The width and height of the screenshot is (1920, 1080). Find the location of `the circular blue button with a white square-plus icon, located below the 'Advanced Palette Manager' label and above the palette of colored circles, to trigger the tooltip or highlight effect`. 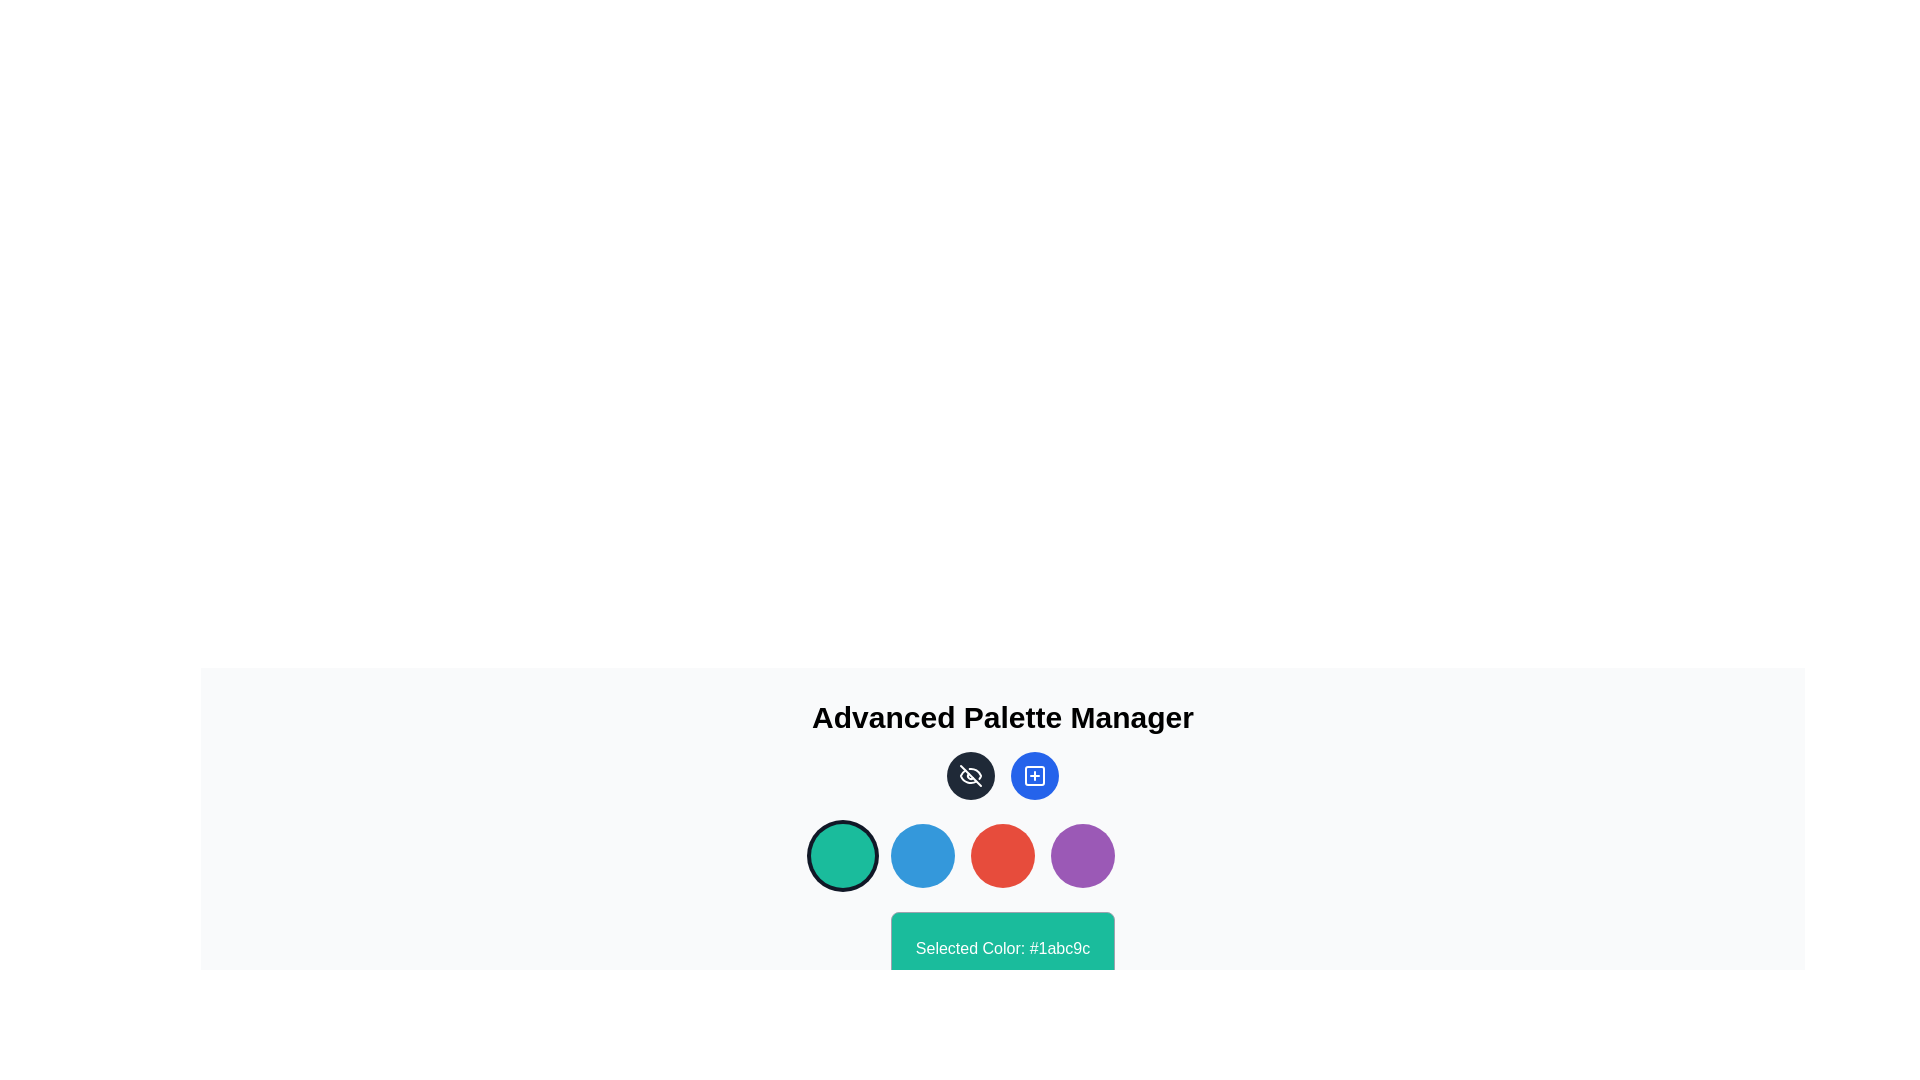

the circular blue button with a white square-plus icon, located below the 'Advanced Palette Manager' label and above the palette of colored circles, to trigger the tooltip or highlight effect is located at coordinates (1035, 774).